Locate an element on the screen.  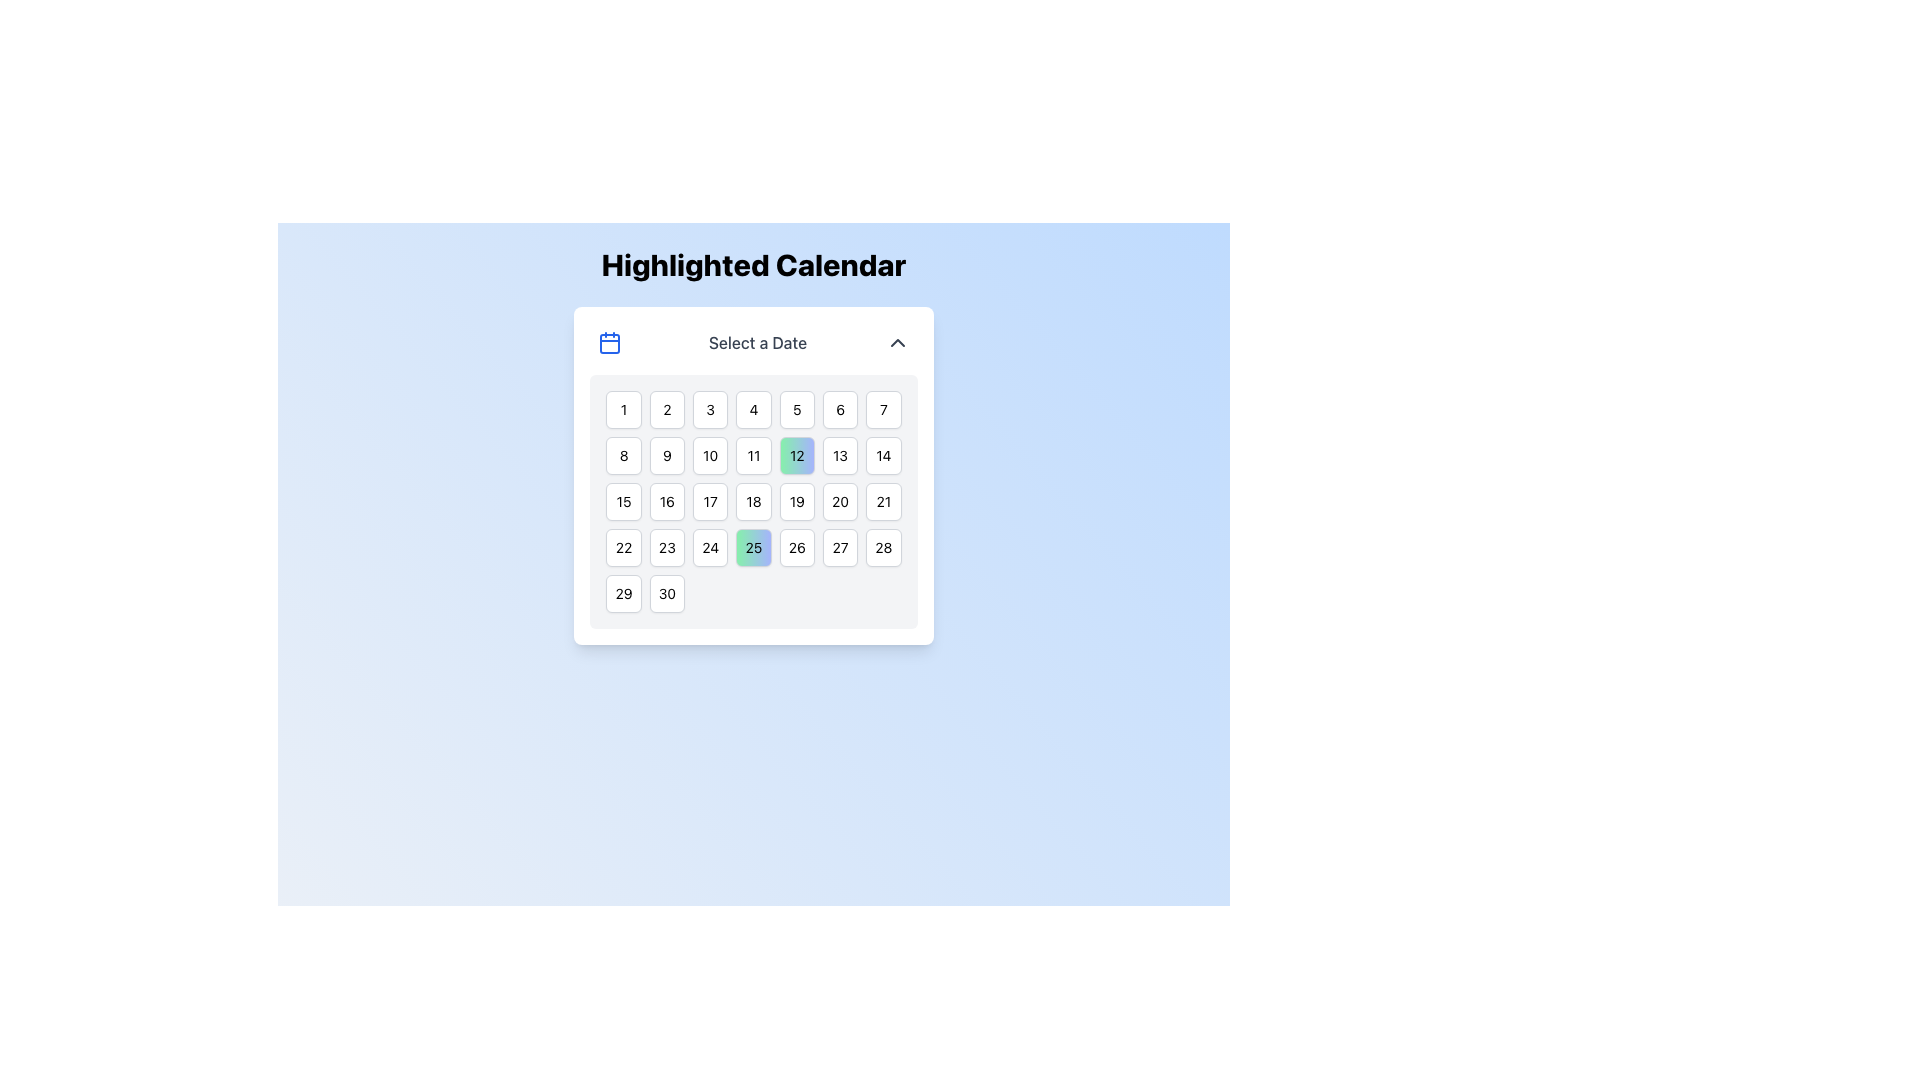
the button representing the 10th day is located at coordinates (710, 455).